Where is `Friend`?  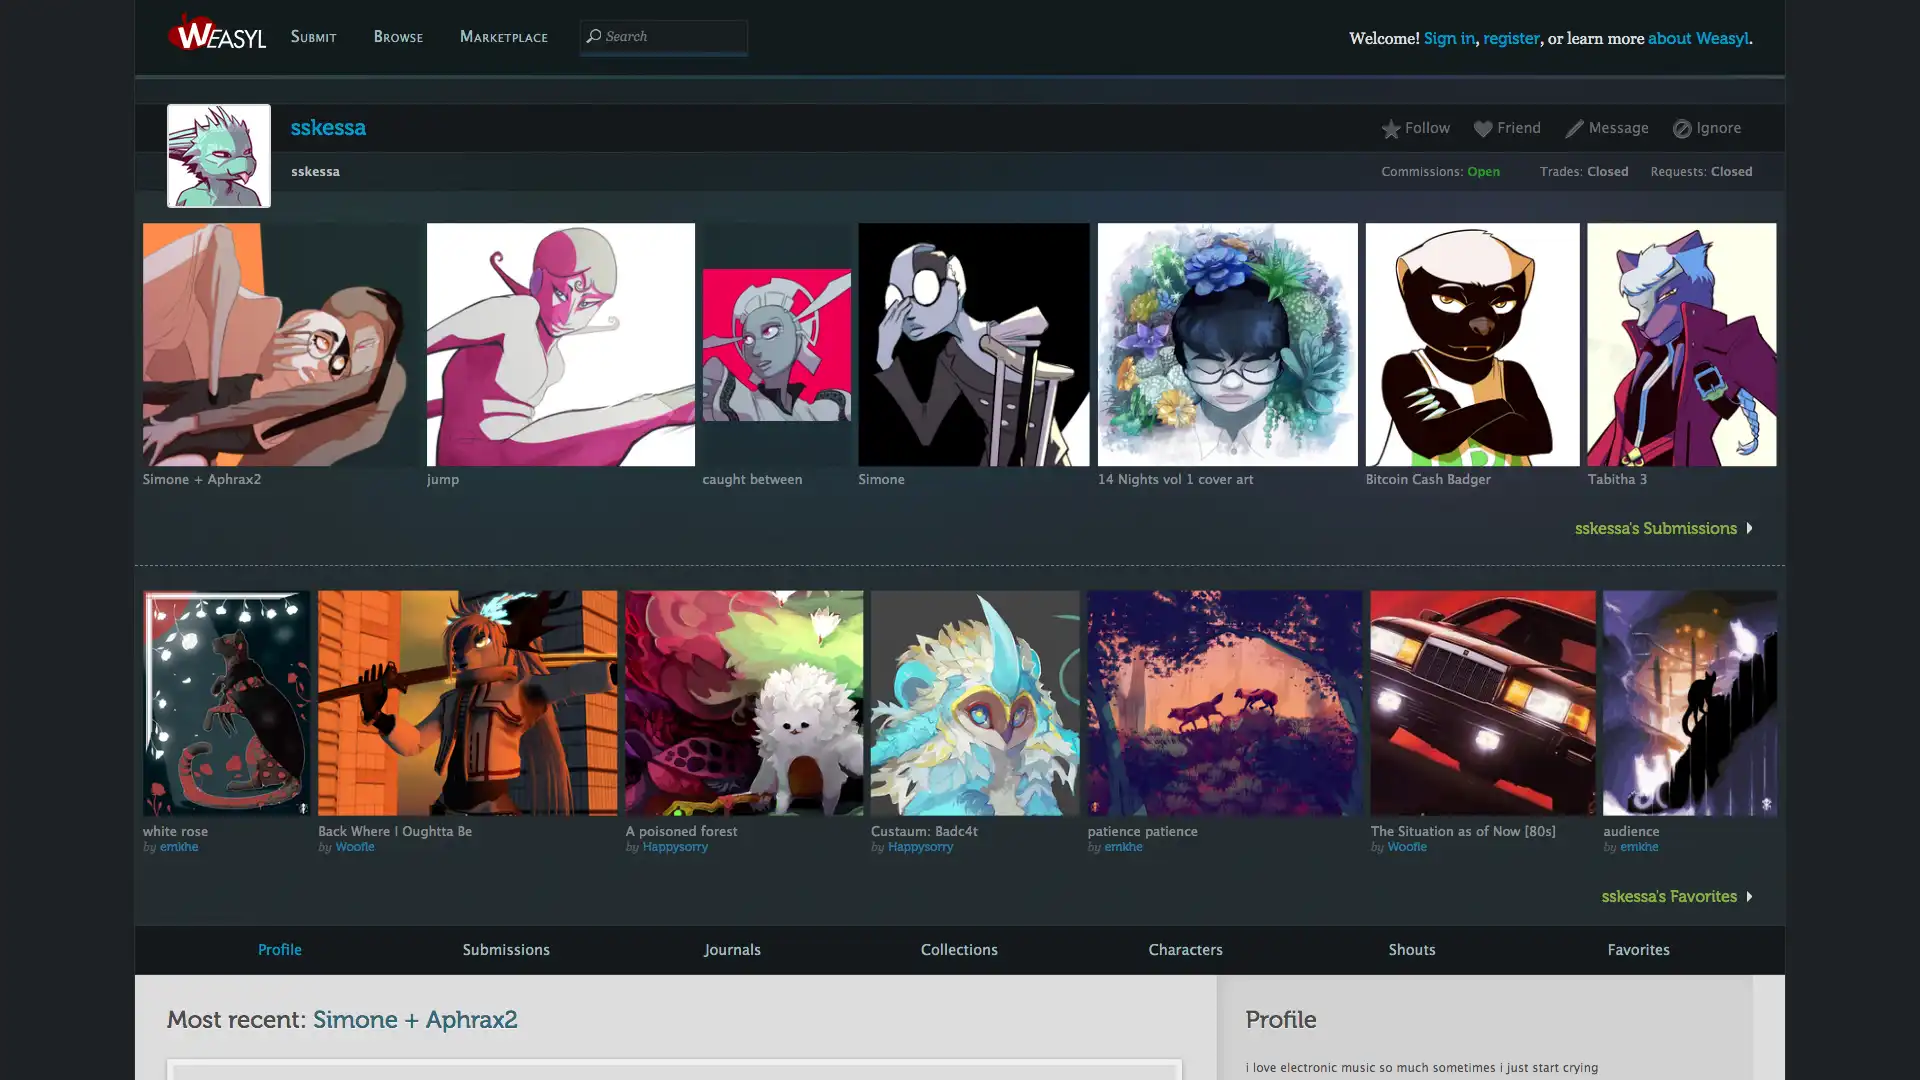
Friend is located at coordinates (1506, 127).